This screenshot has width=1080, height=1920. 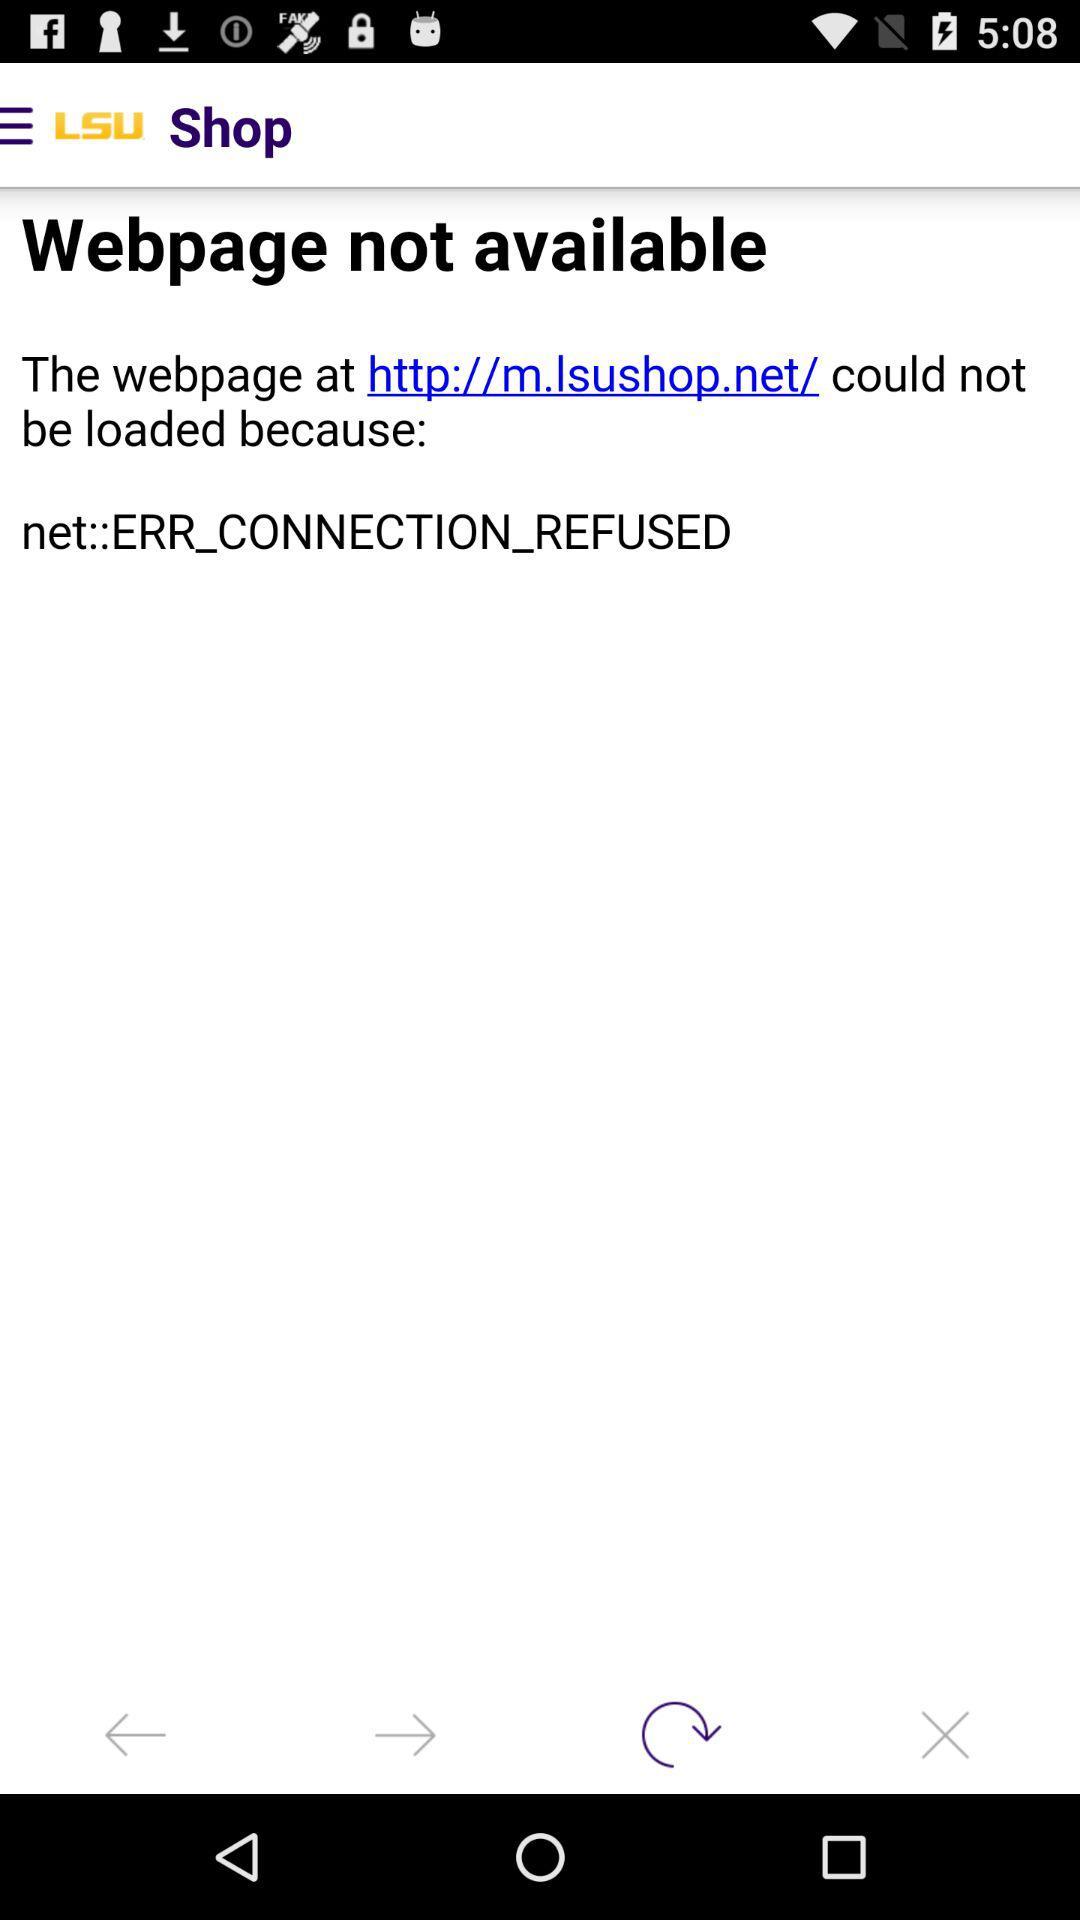 I want to click on go forward, so click(x=405, y=1733).